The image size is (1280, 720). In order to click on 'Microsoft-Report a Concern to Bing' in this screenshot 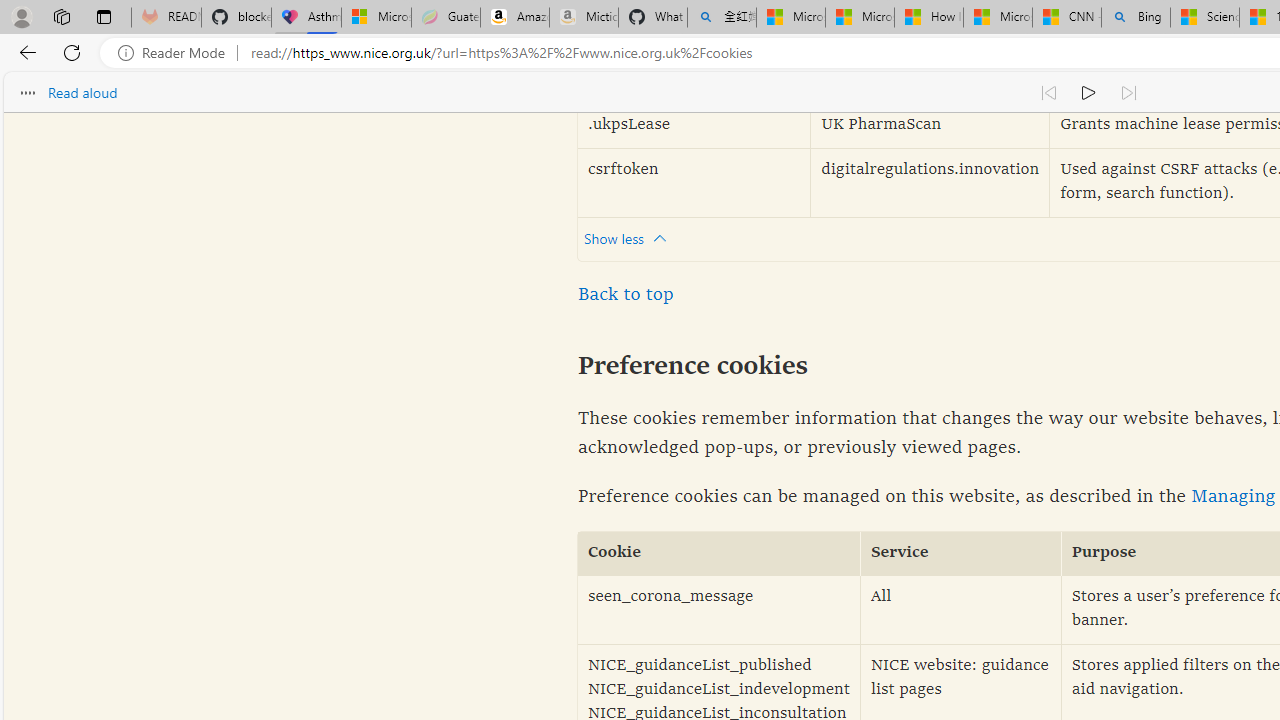, I will do `click(376, 17)`.